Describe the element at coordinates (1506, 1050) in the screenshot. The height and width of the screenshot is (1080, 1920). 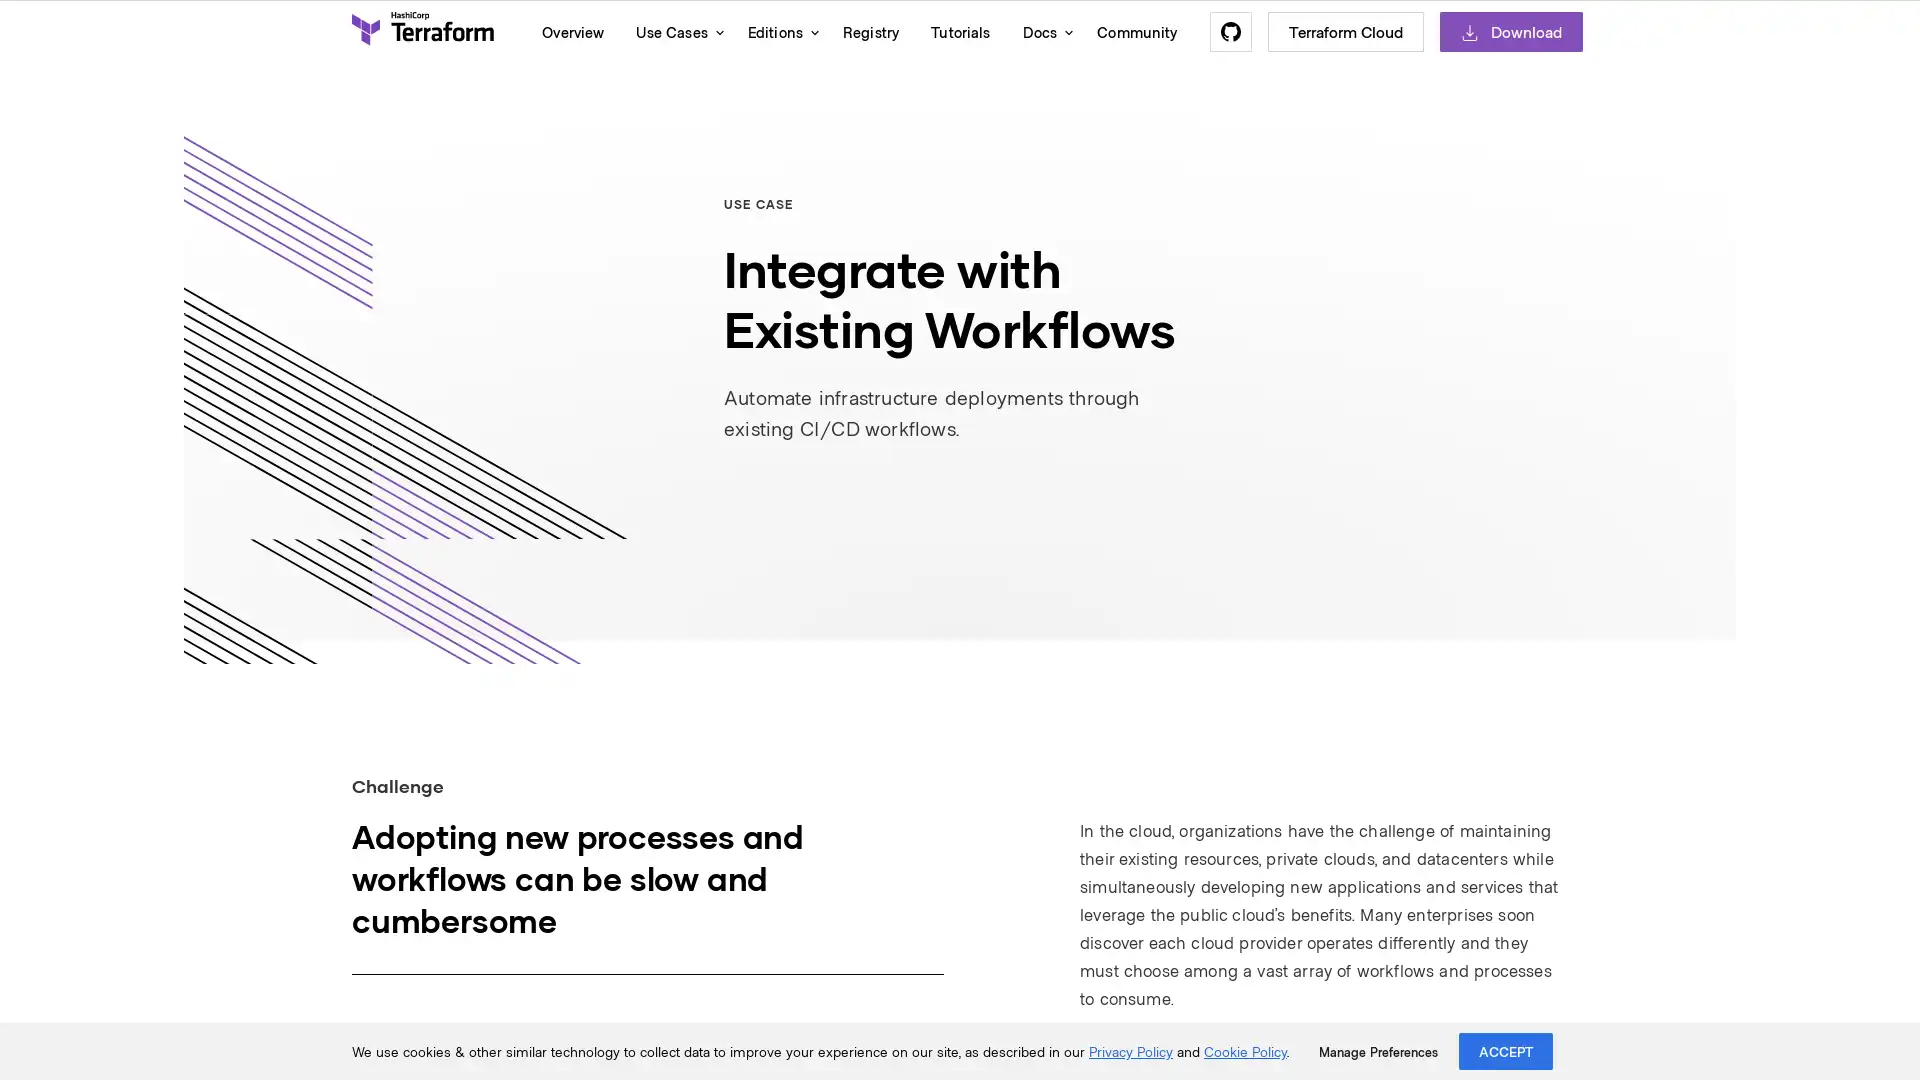
I see `ACCEPT` at that location.